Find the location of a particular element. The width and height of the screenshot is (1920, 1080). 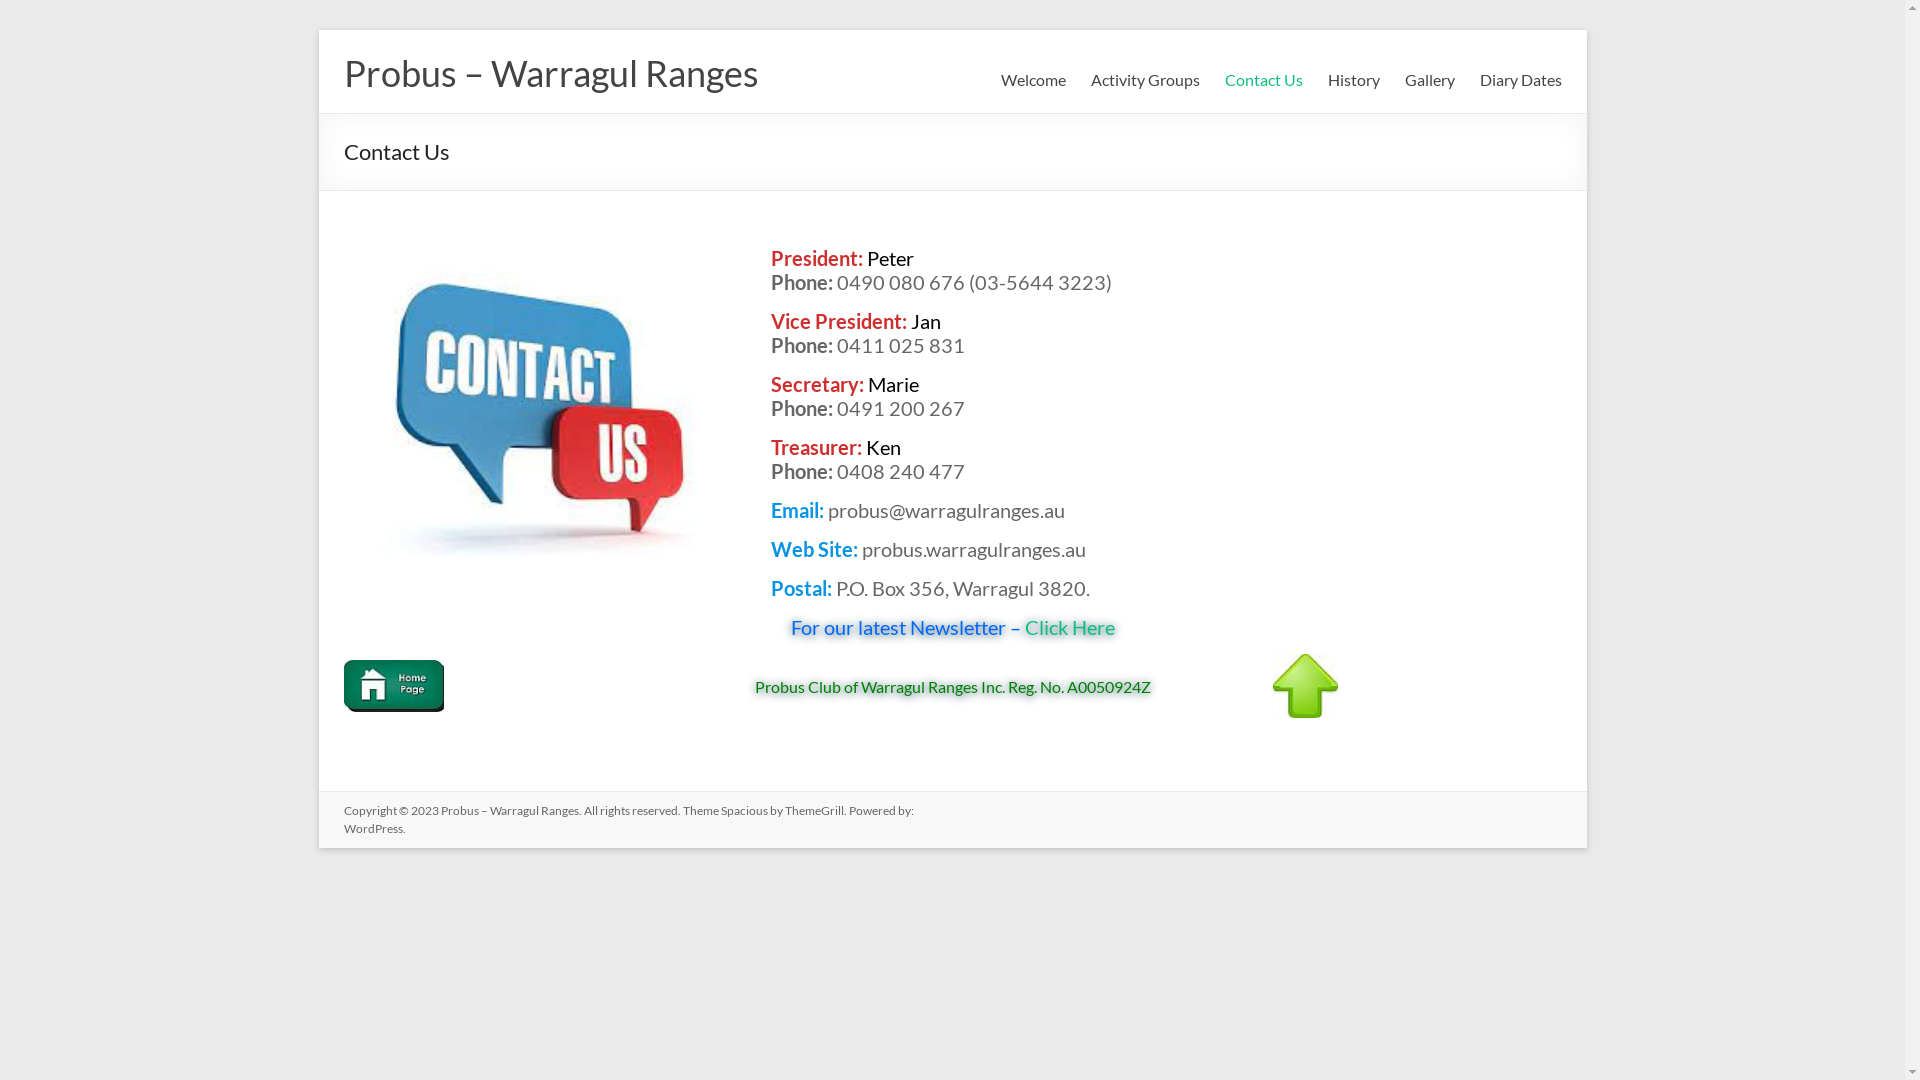

'Click Here' is located at coordinates (1065, 626).